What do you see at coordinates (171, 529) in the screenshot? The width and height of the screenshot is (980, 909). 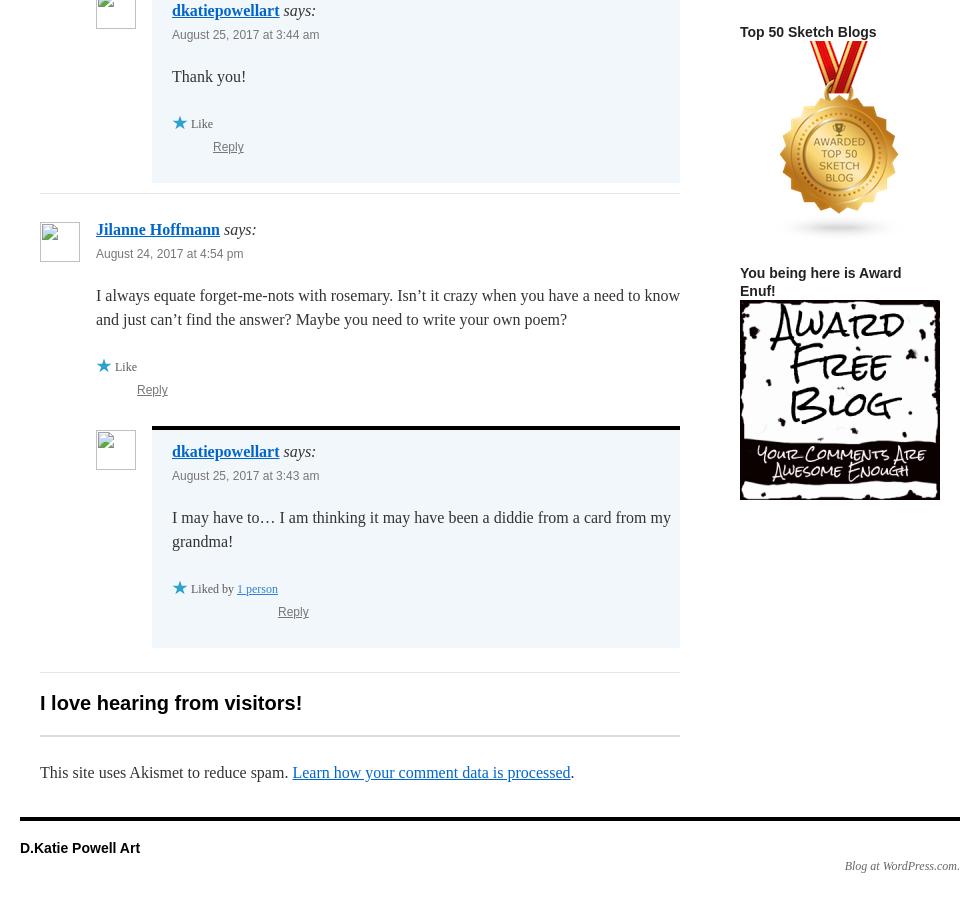 I see `'I may have to… I am thinking it may have been a diddie from a card from my grandma!'` at bounding box center [171, 529].